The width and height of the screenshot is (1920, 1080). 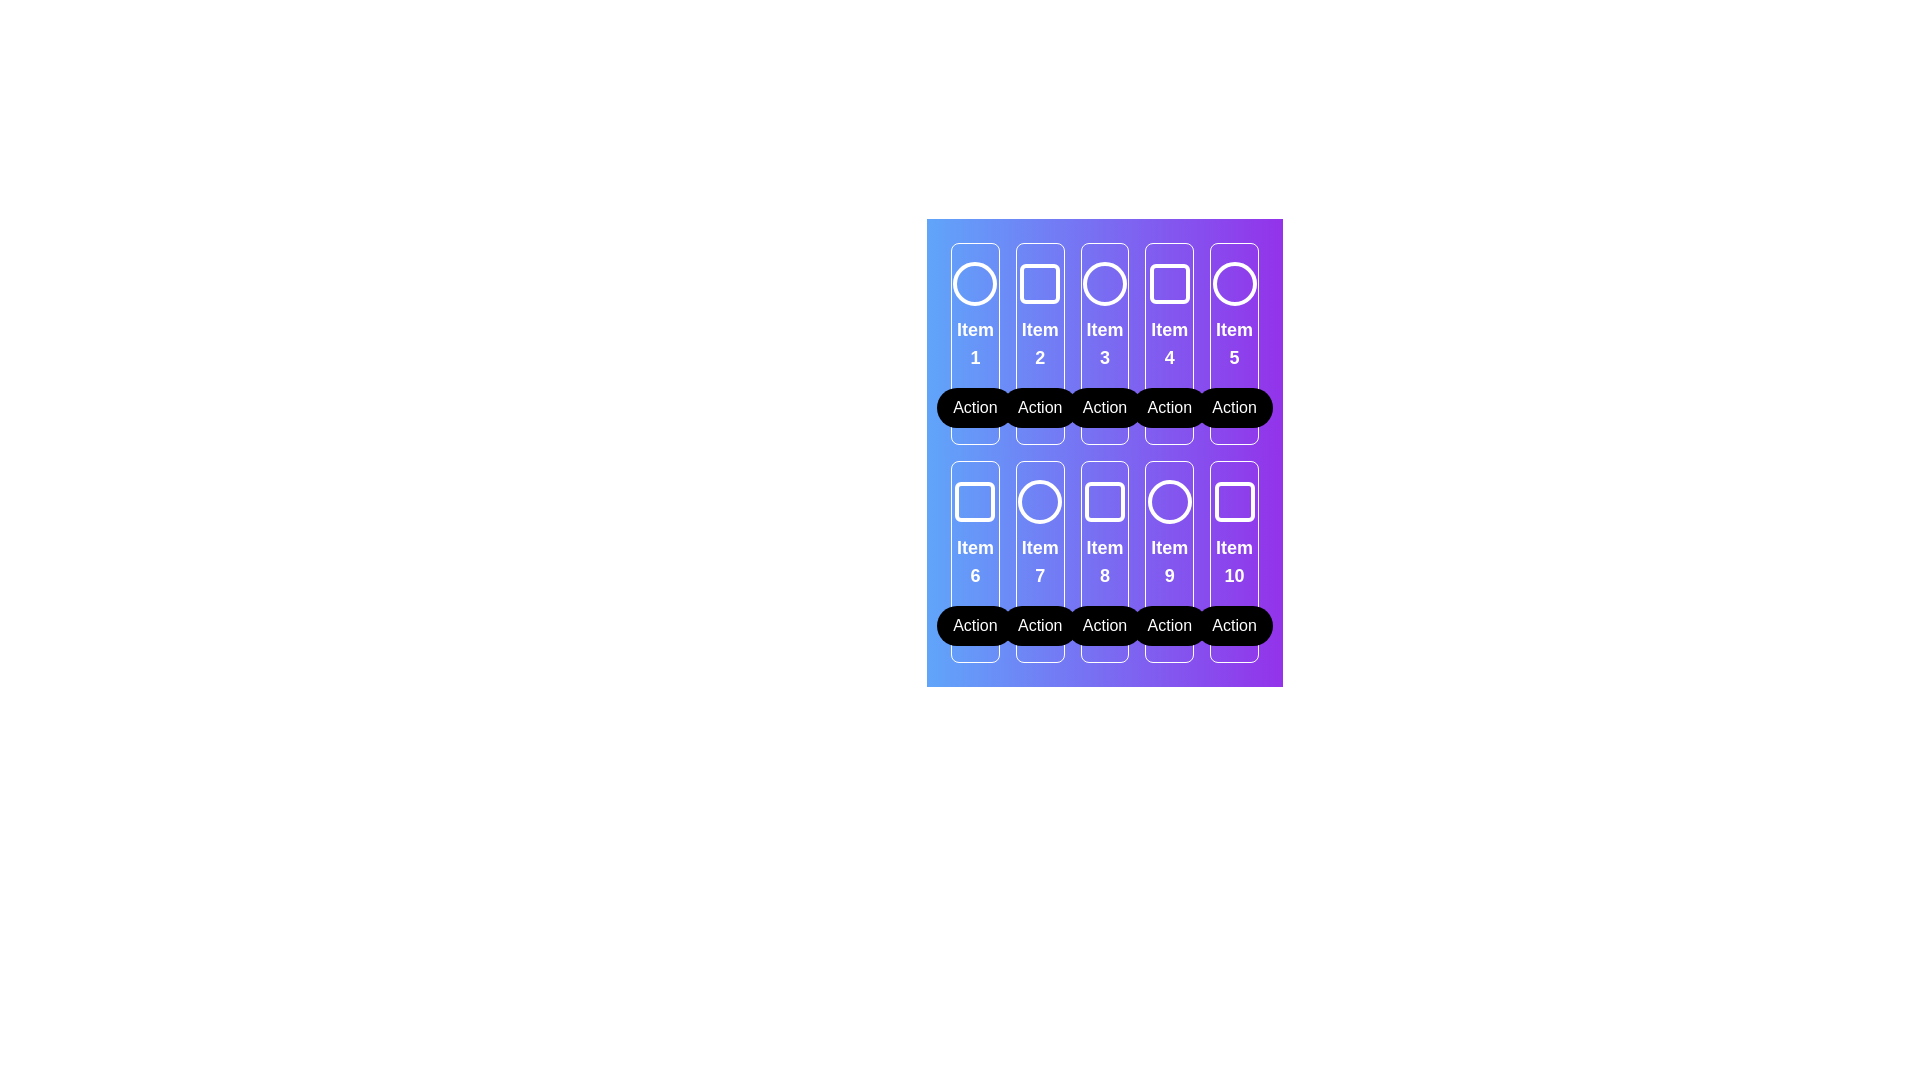 I want to click on the black rounded rectangular button labeled 'Action' to observe its styling effects, located below 'Item 5', so click(x=1233, y=407).